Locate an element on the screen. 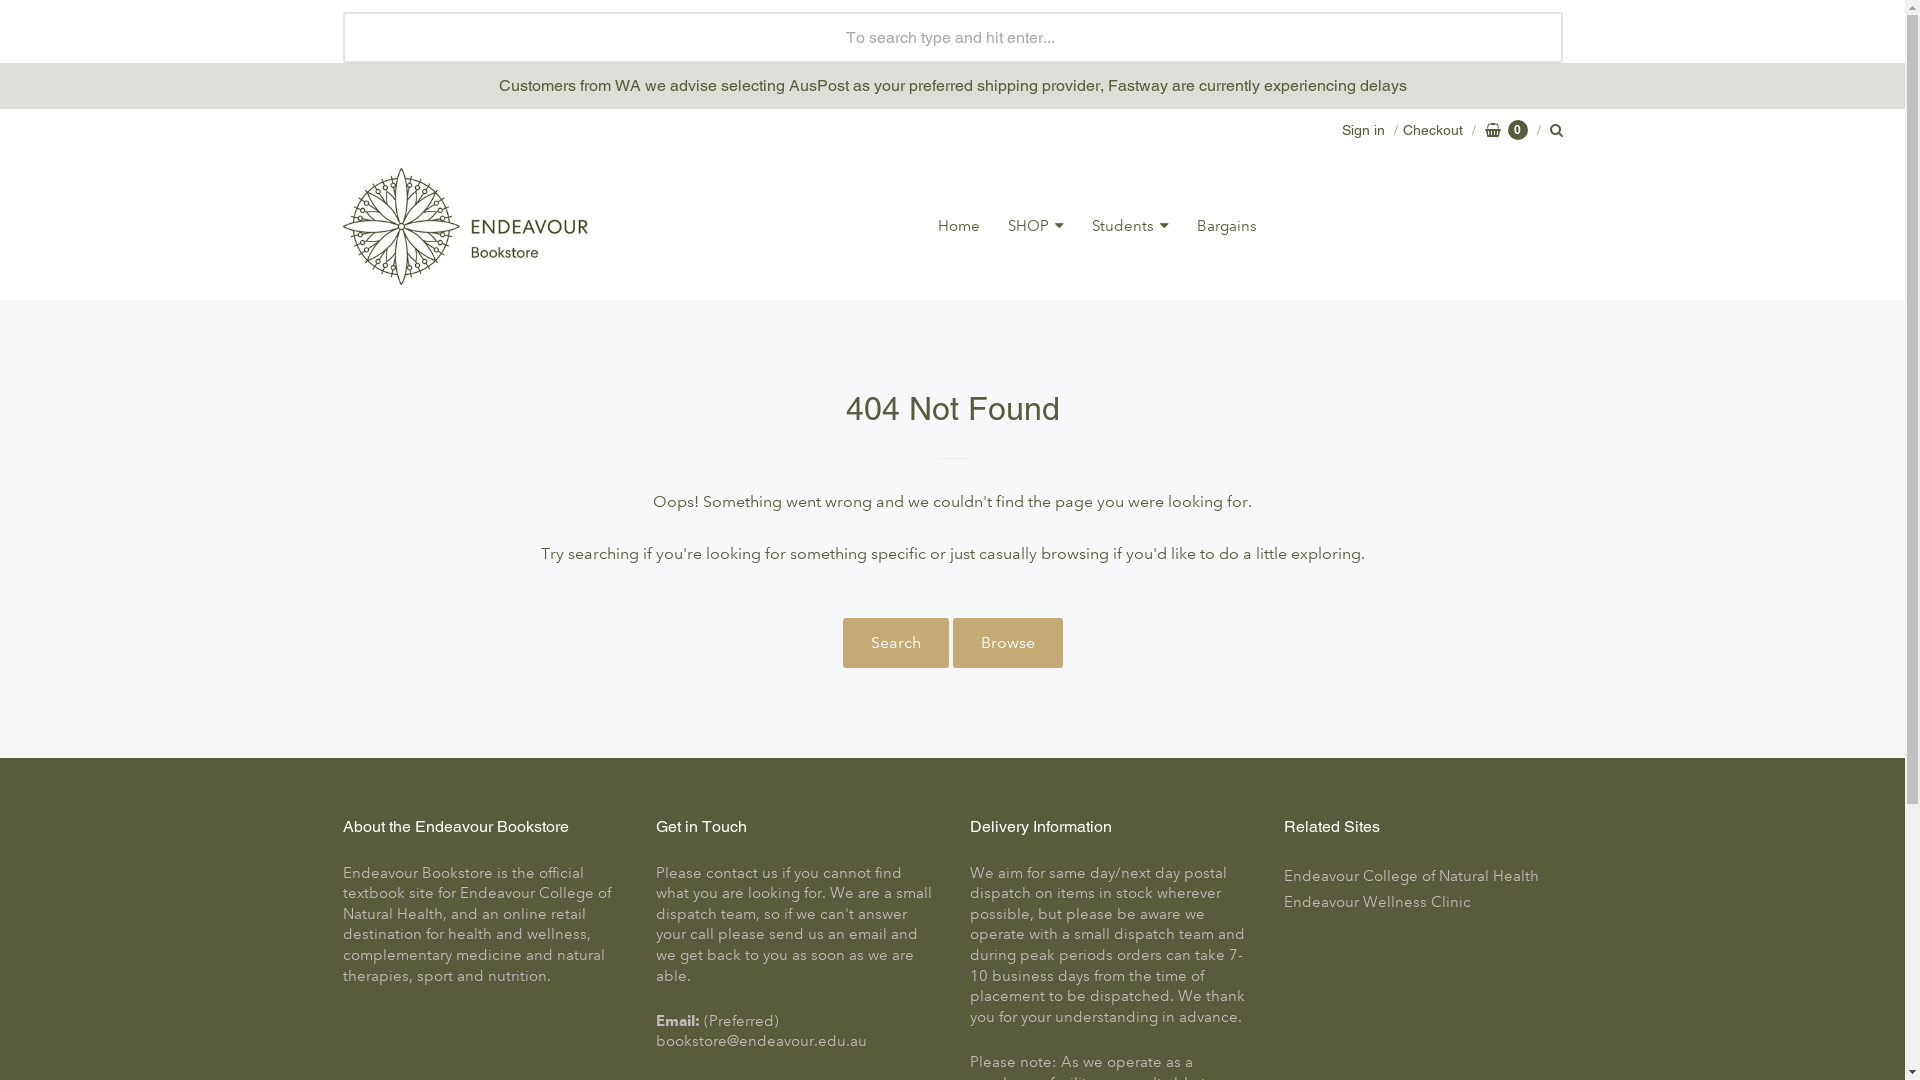 This screenshot has width=1920, height=1080. 'Sign in' is located at coordinates (1362, 130).